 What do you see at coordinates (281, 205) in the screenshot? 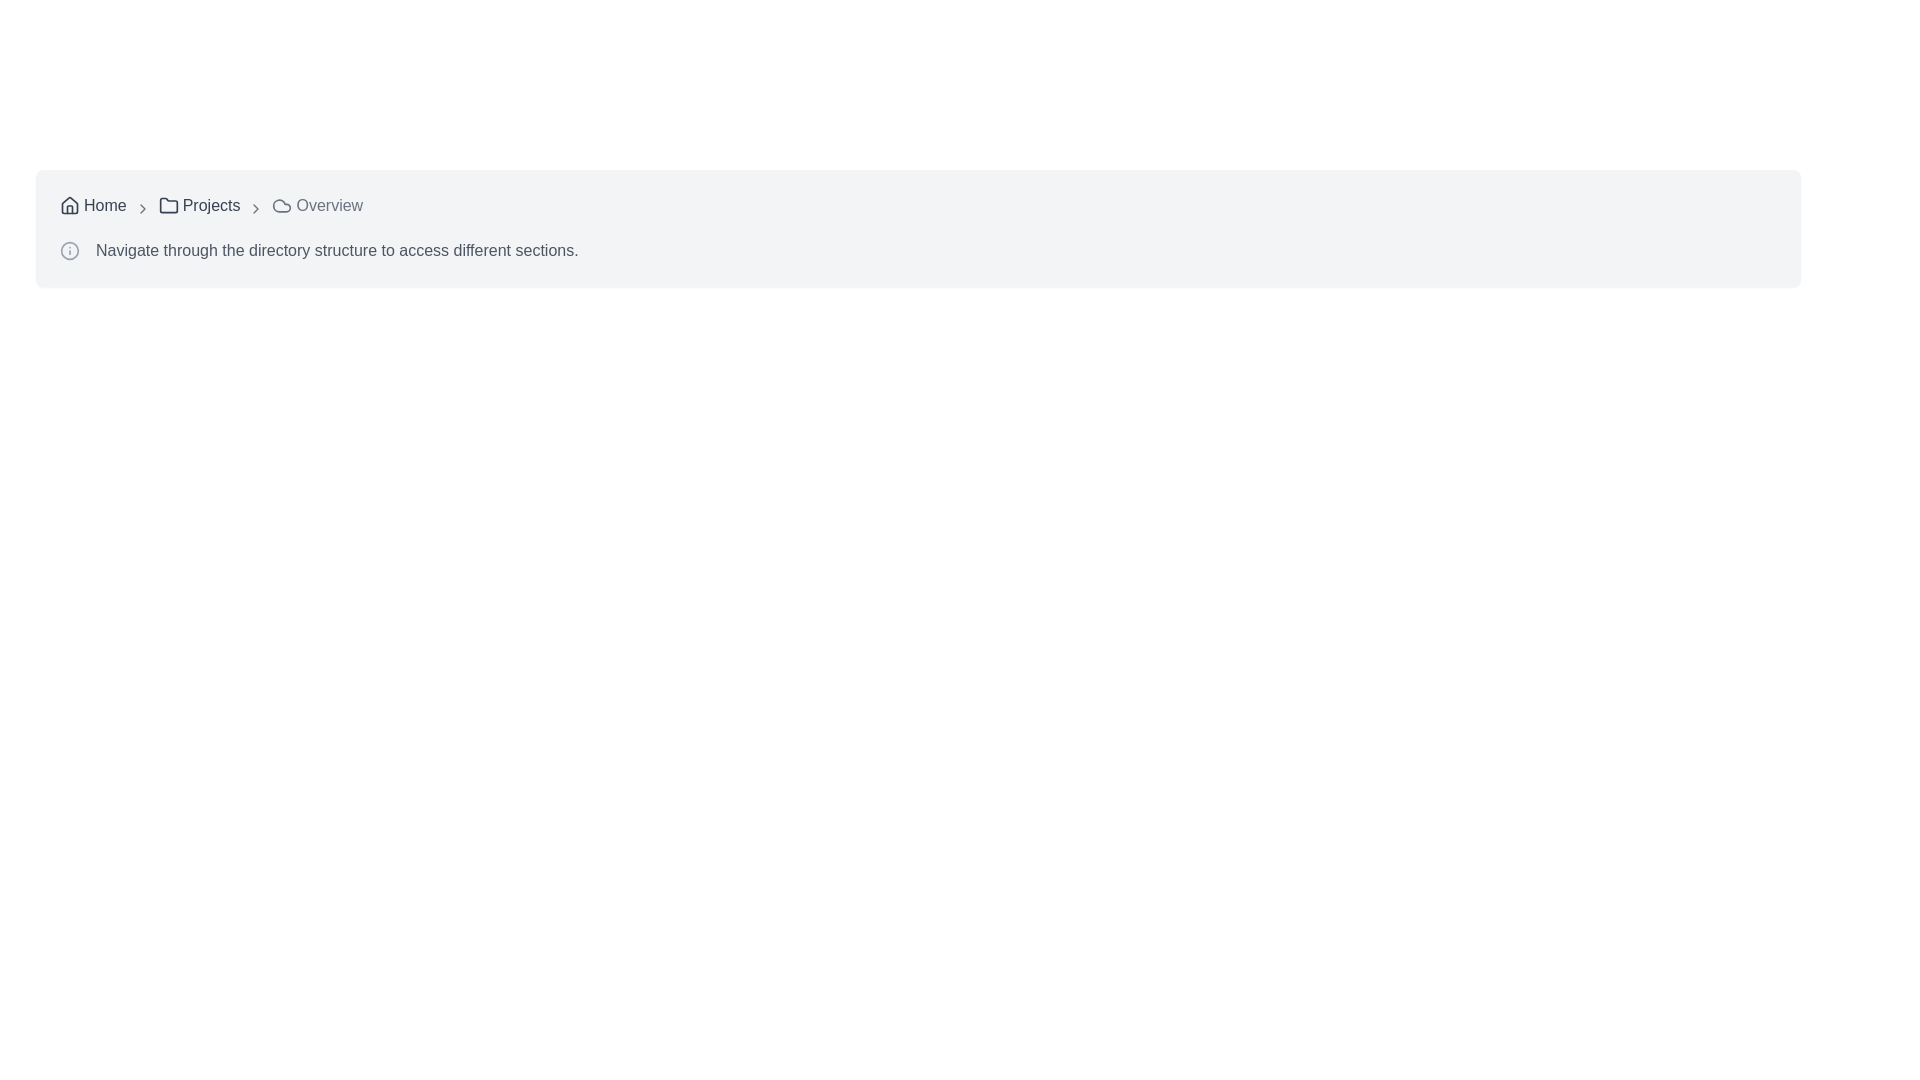
I see `the 'Overview' icon located left of the 'Overview' text in the breadcrumb navigation bar` at bounding box center [281, 205].